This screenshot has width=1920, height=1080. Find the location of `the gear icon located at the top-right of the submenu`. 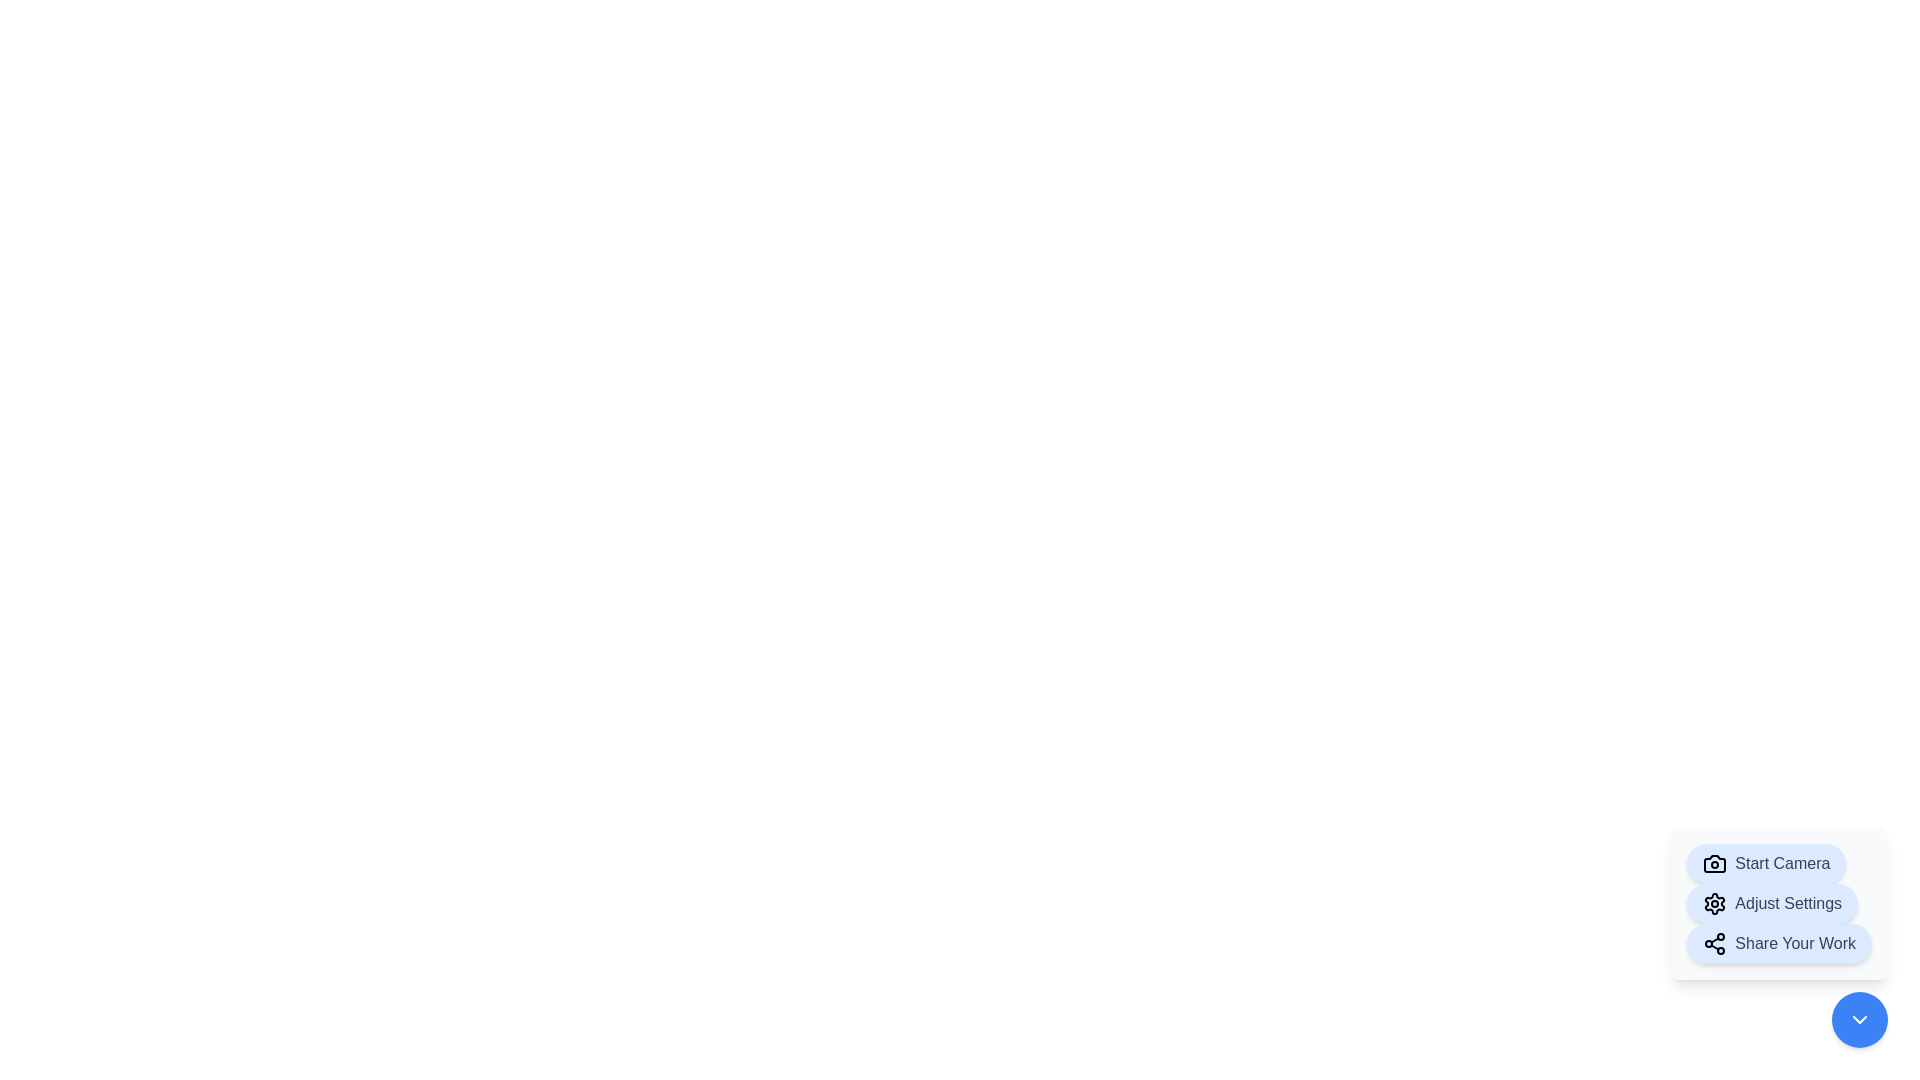

the gear icon located at the top-right of the submenu is located at coordinates (1714, 903).